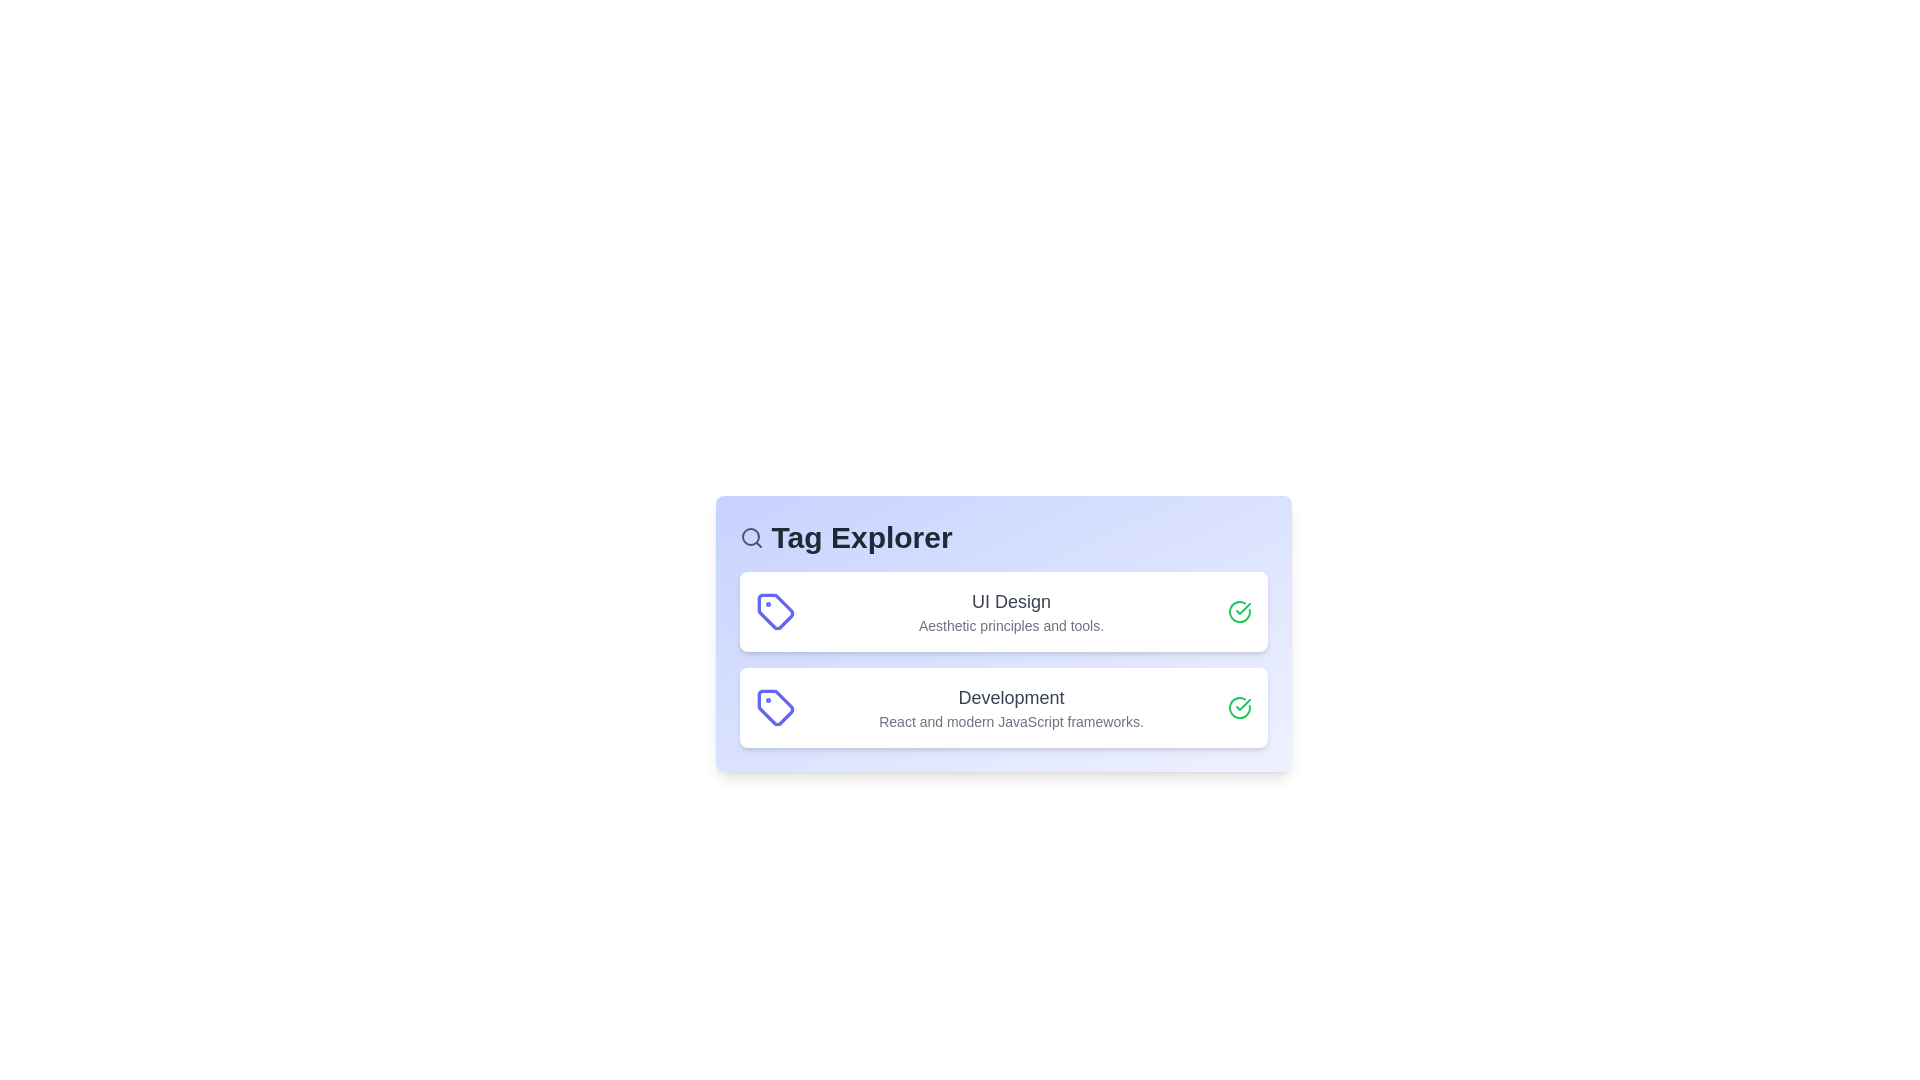 This screenshot has width=1920, height=1080. What do you see at coordinates (1011, 611) in the screenshot?
I see `the description of the tag 'UI Design' to reveal more details` at bounding box center [1011, 611].